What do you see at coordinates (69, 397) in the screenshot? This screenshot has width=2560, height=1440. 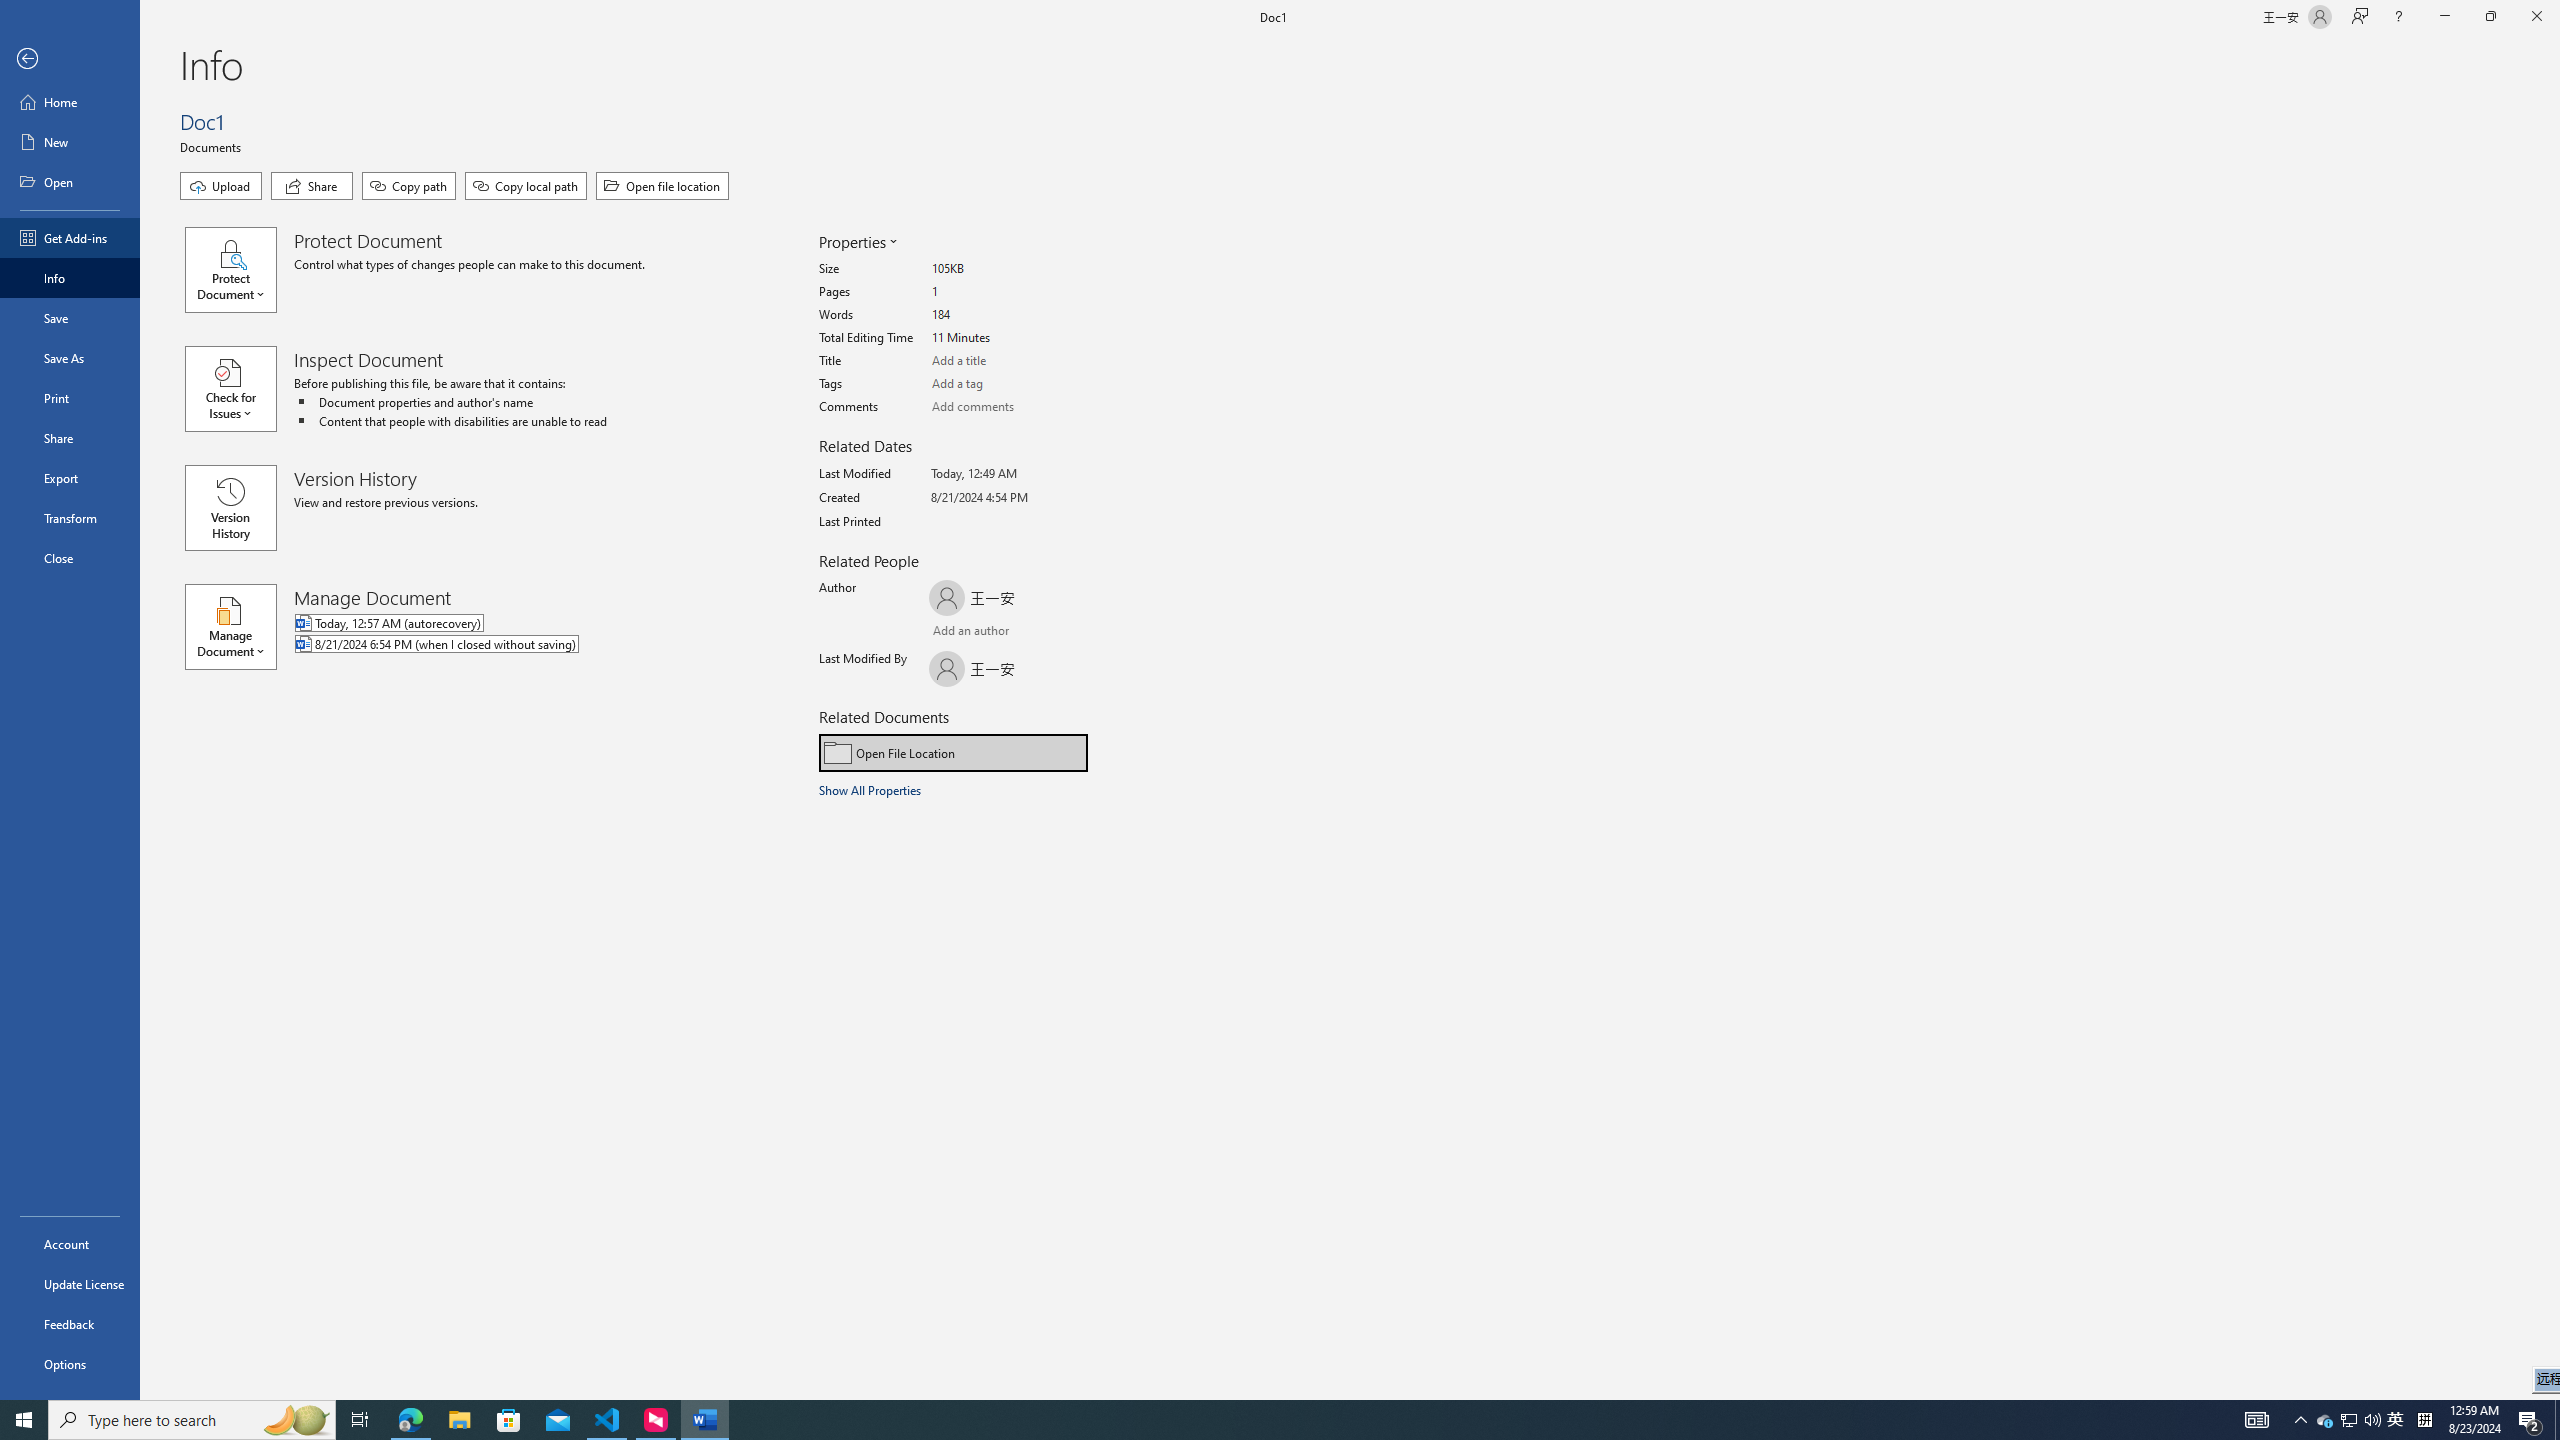 I see `'Print'` at bounding box center [69, 397].